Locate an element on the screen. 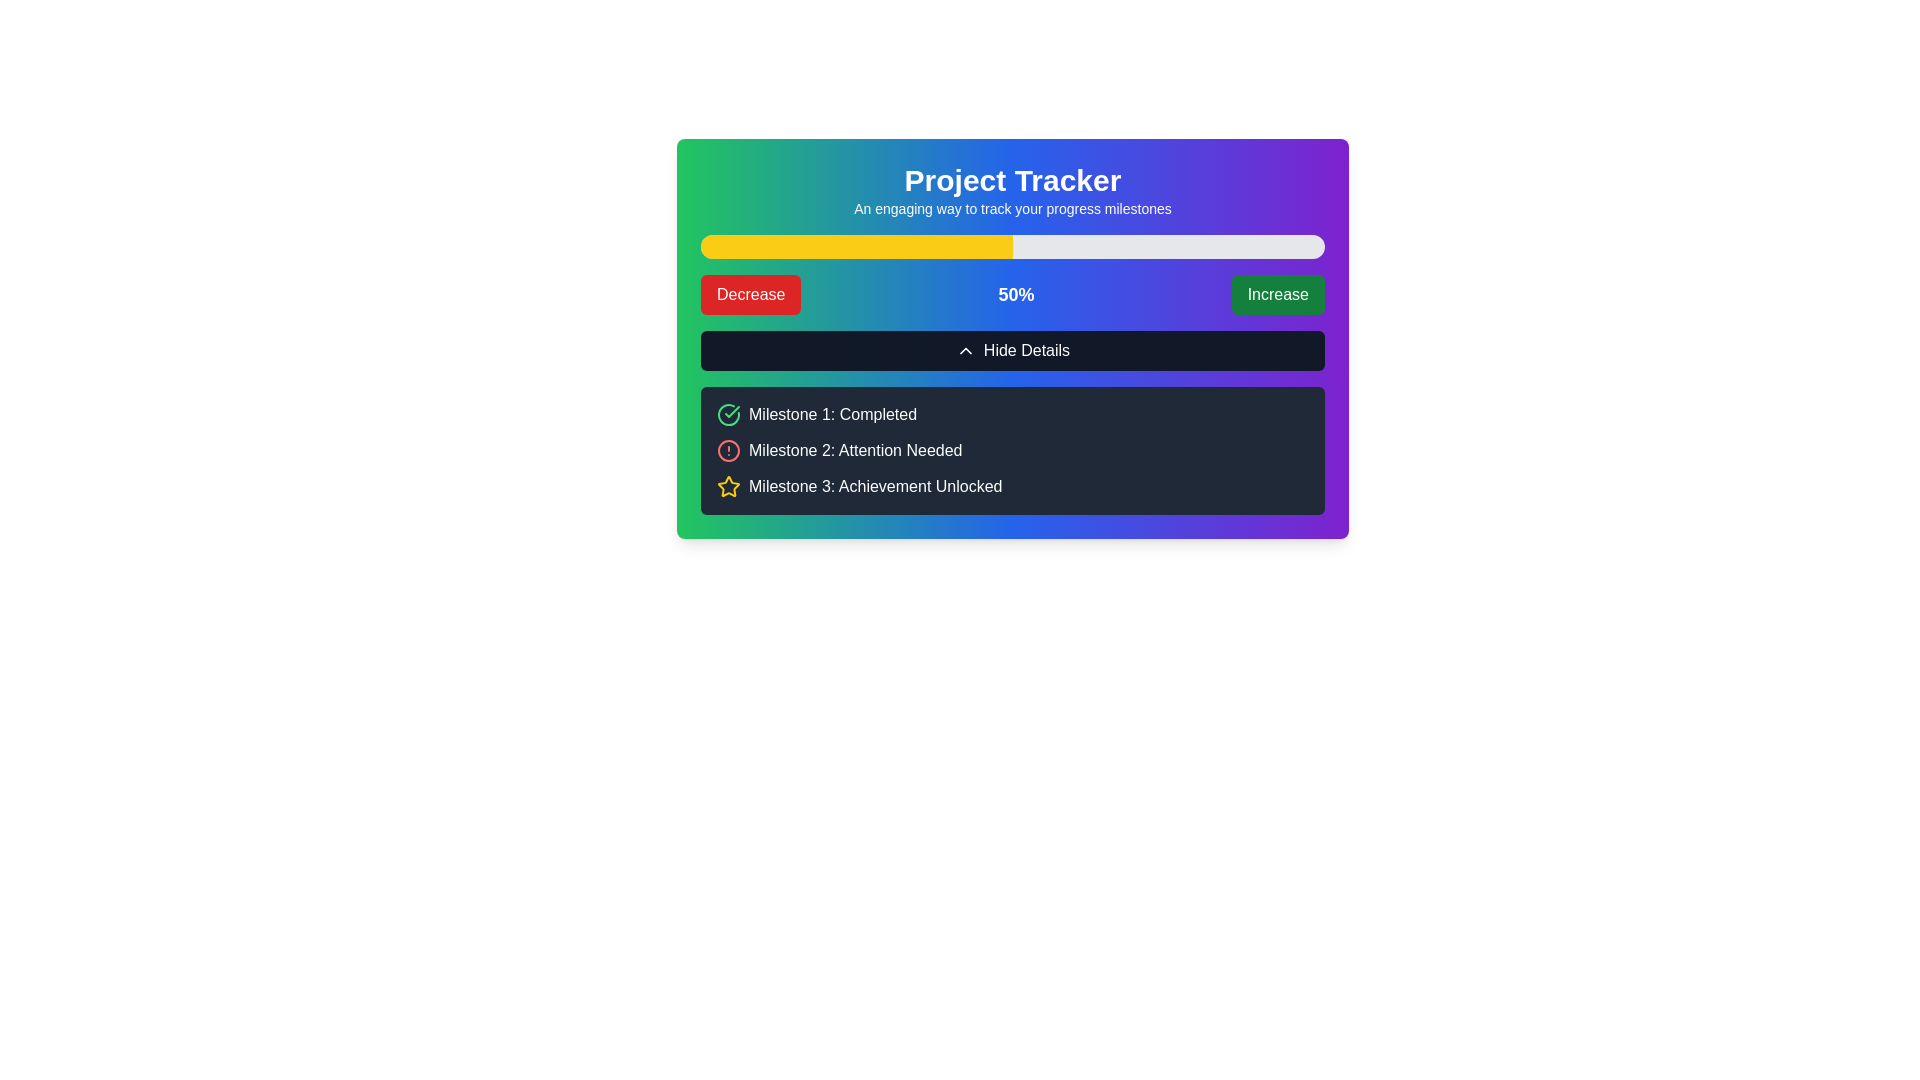 The image size is (1920, 1080). the circular checkmark icon representing the completion status of 'Milestone 1: Completed', which is positioned to the left of the milestone text is located at coordinates (728, 414).